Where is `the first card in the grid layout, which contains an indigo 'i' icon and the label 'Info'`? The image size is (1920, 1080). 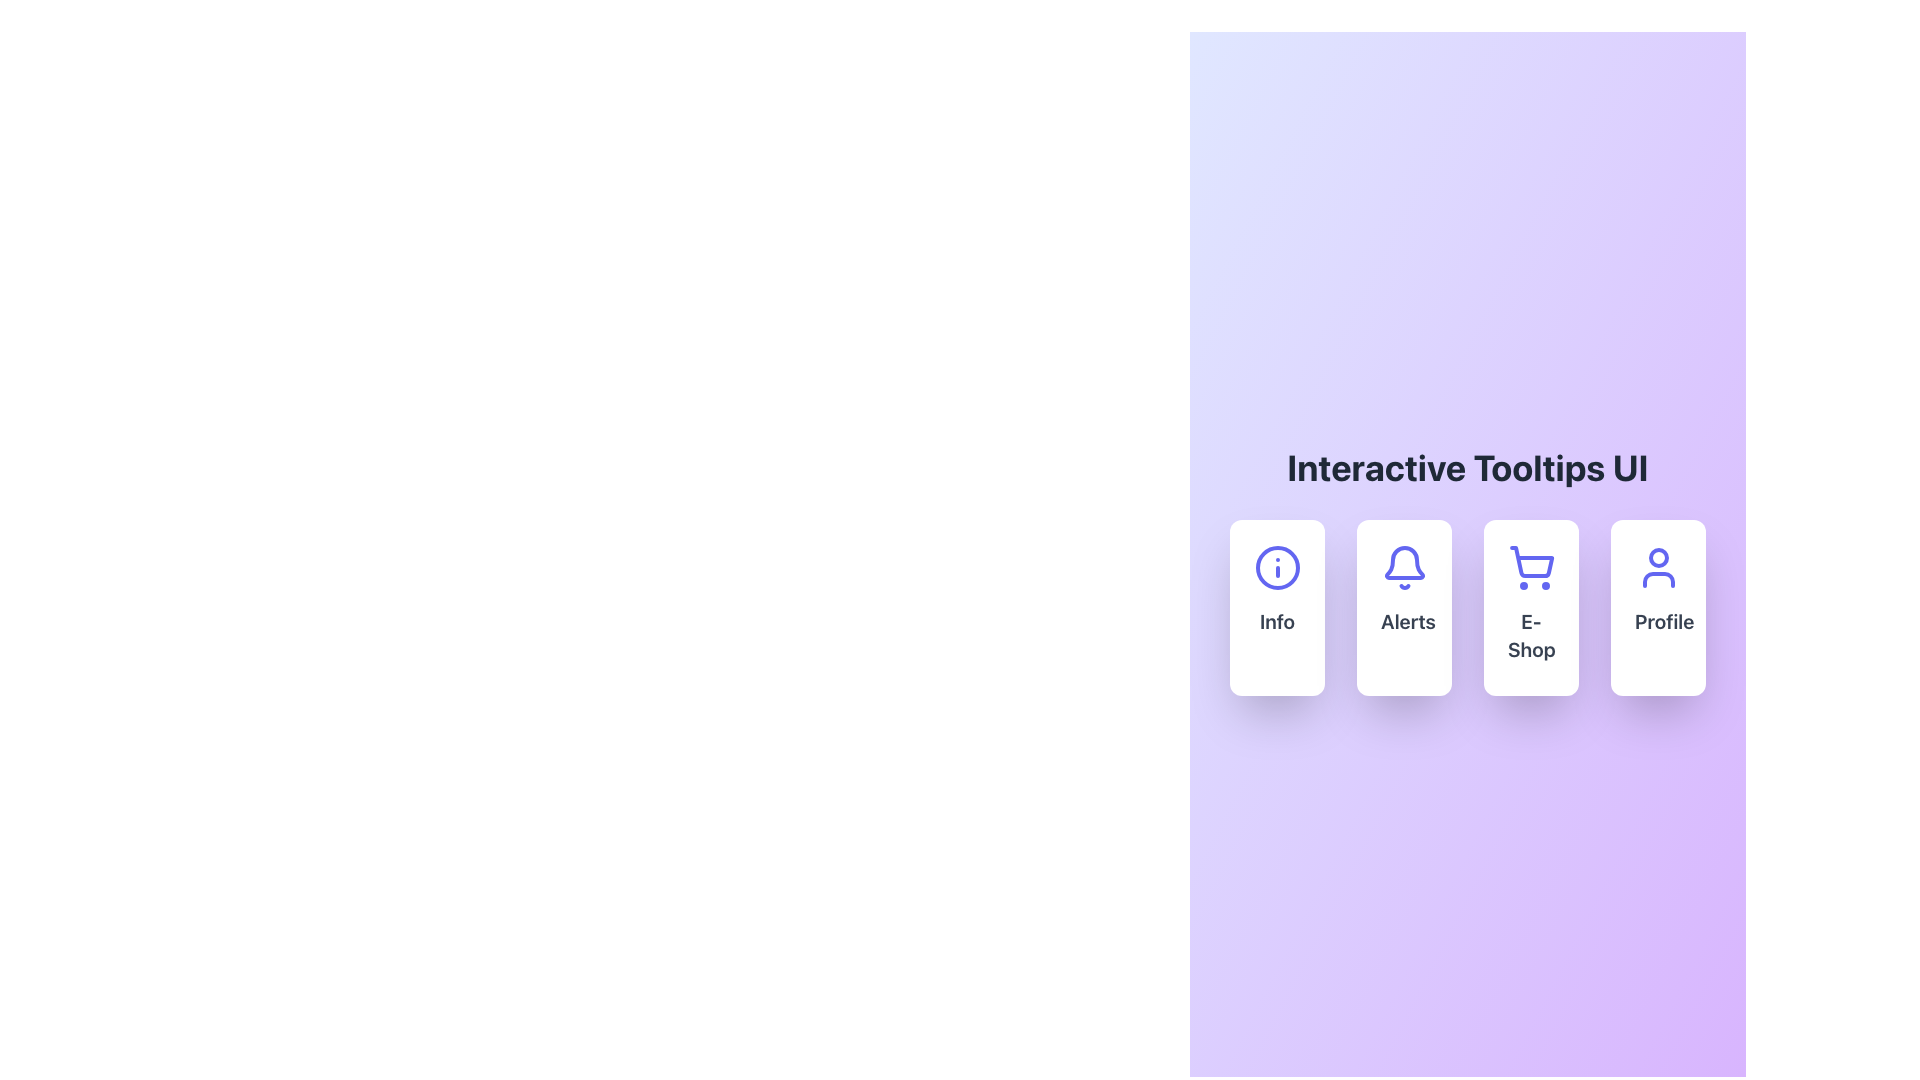 the first card in the grid layout, which contains an indigo 'i' icon and the label 'Info' is located at coordinates (1276, 607).